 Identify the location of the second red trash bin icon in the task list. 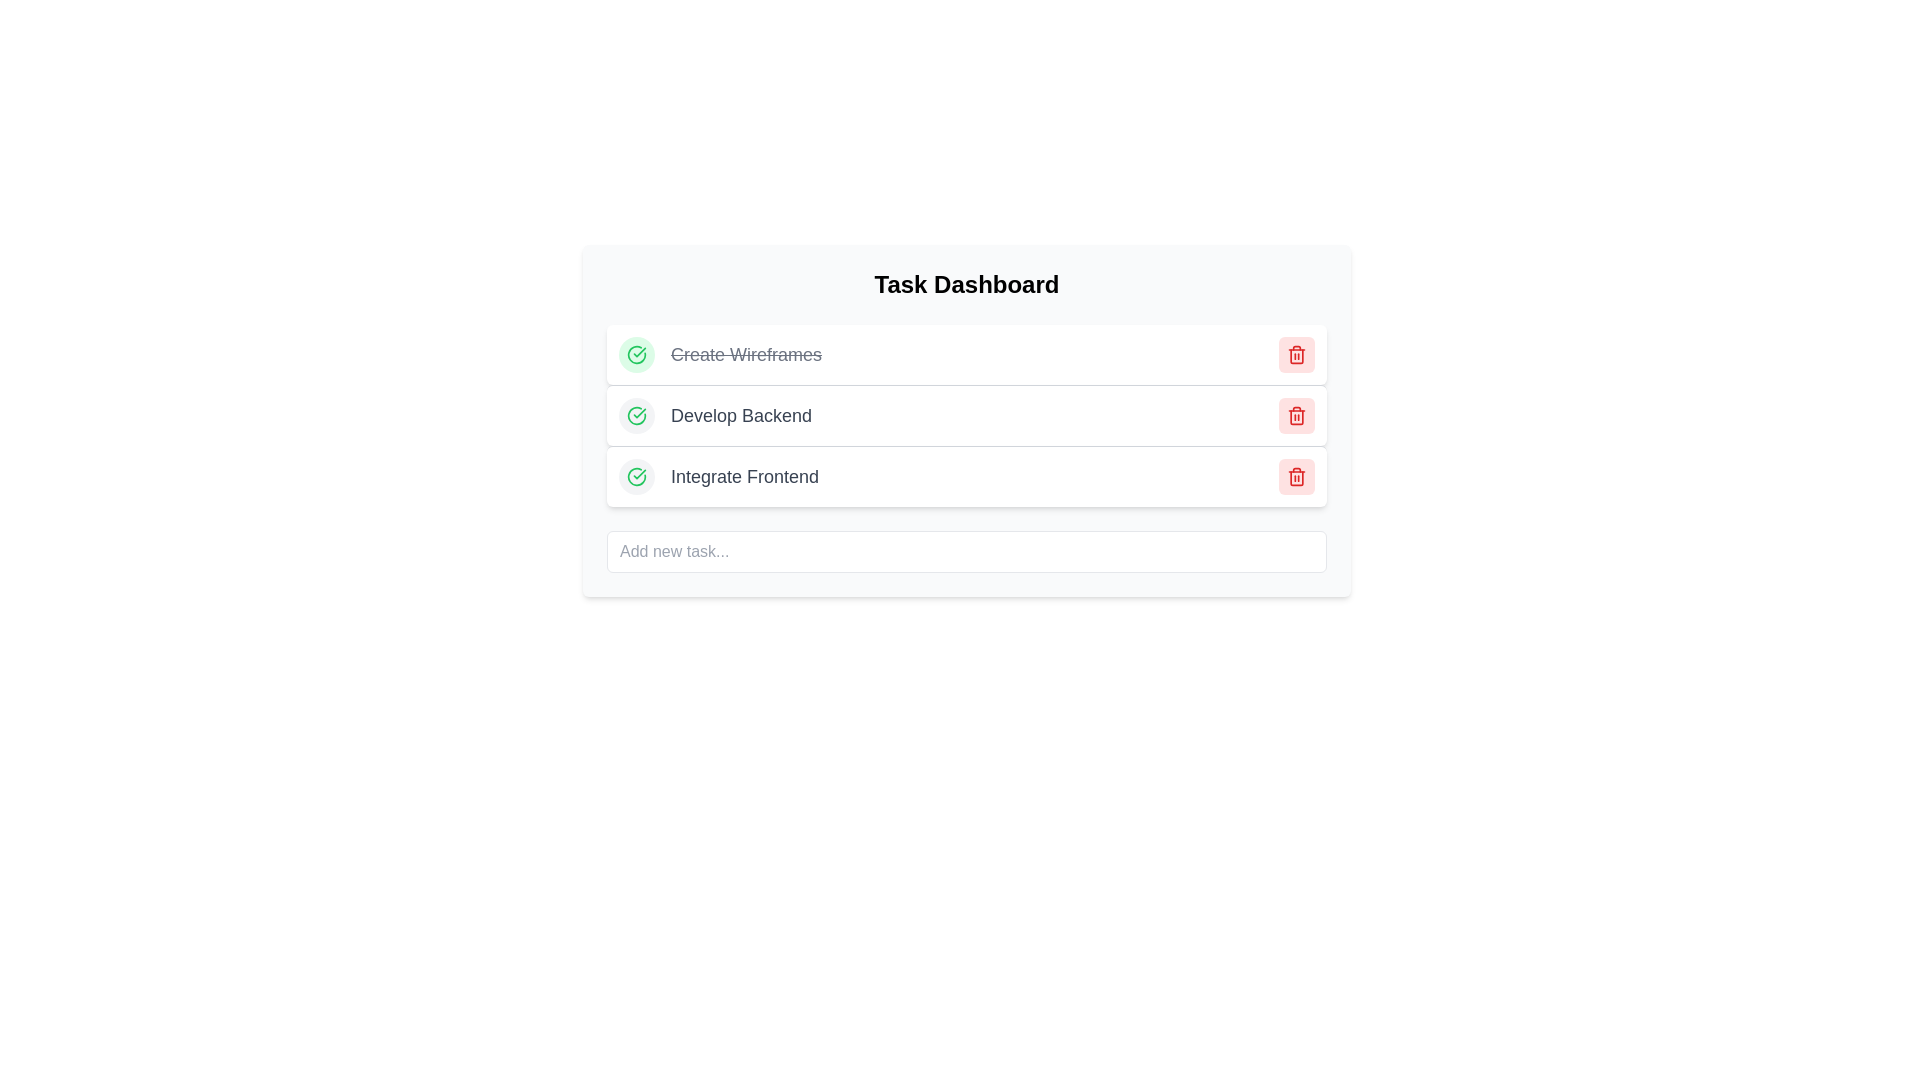
(1296, 415).